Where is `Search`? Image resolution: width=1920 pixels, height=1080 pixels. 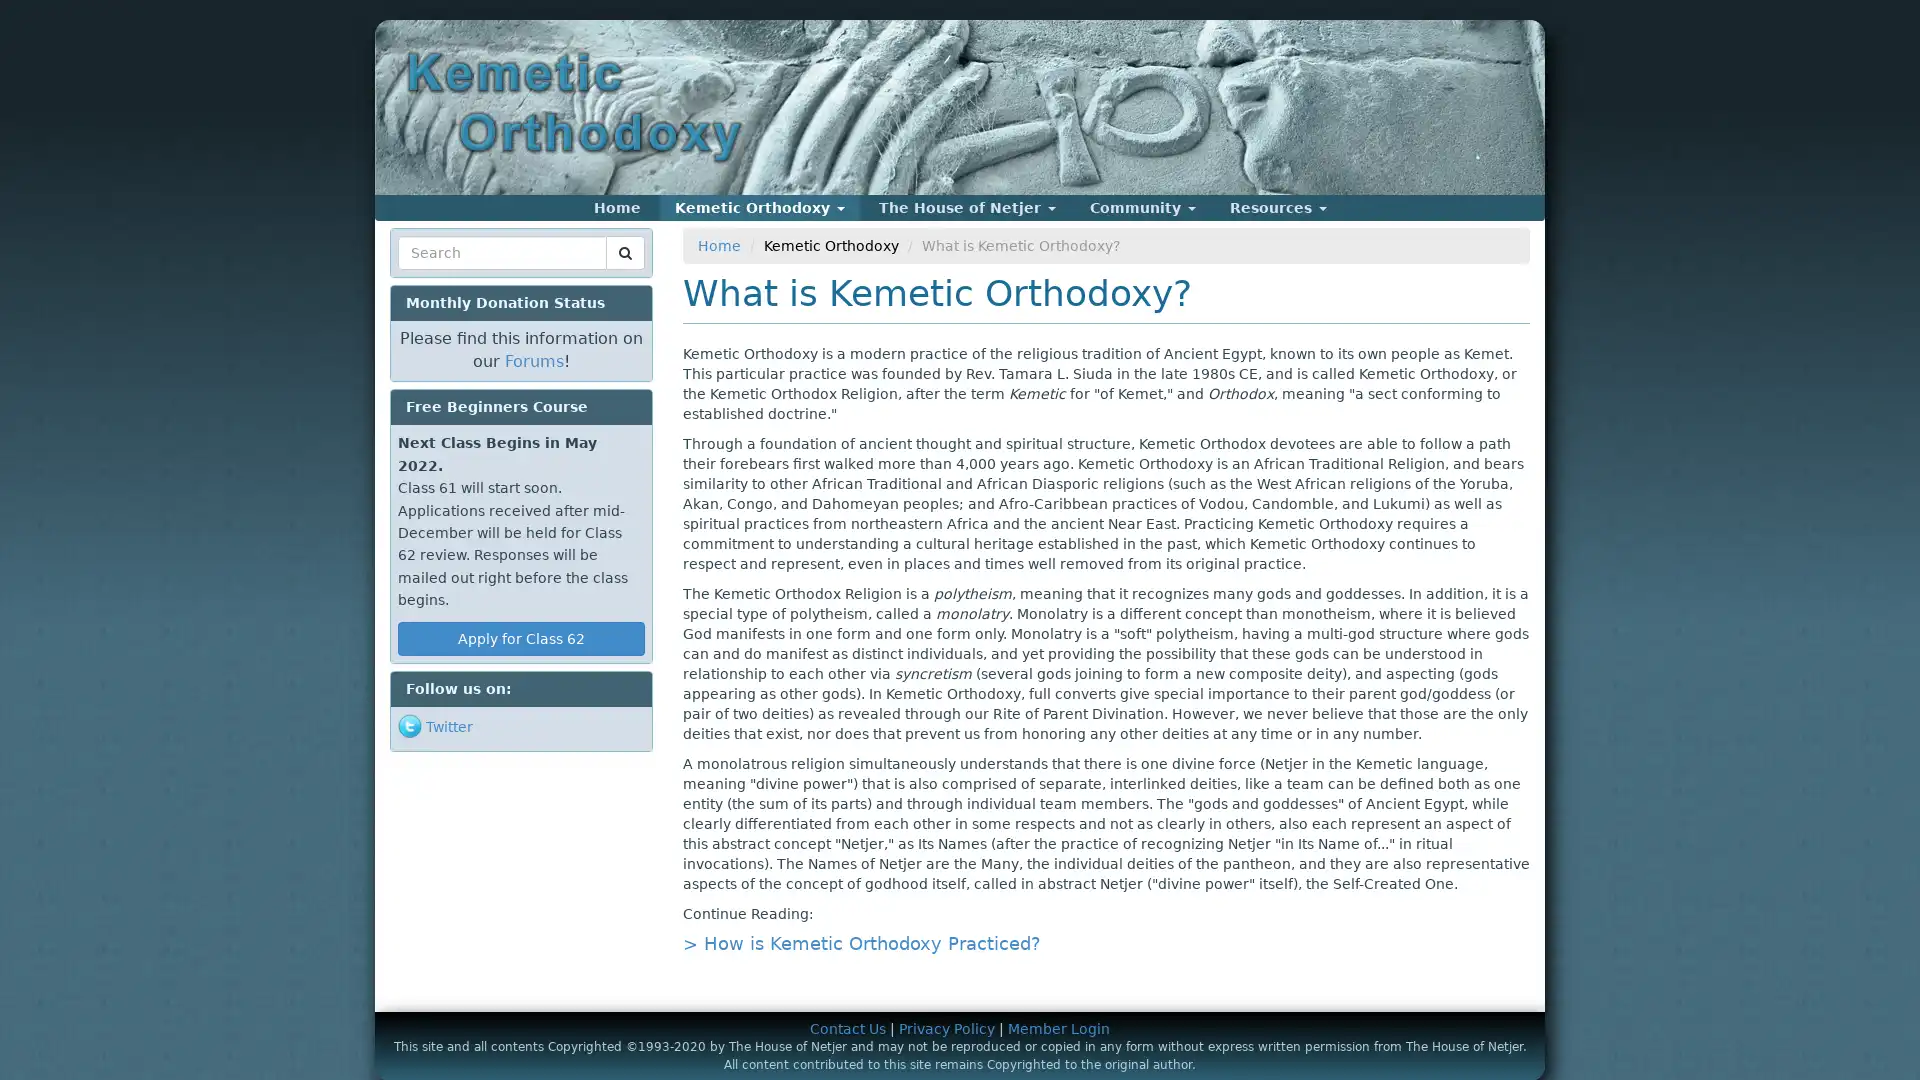
Search is located at coordinates (435, 277).